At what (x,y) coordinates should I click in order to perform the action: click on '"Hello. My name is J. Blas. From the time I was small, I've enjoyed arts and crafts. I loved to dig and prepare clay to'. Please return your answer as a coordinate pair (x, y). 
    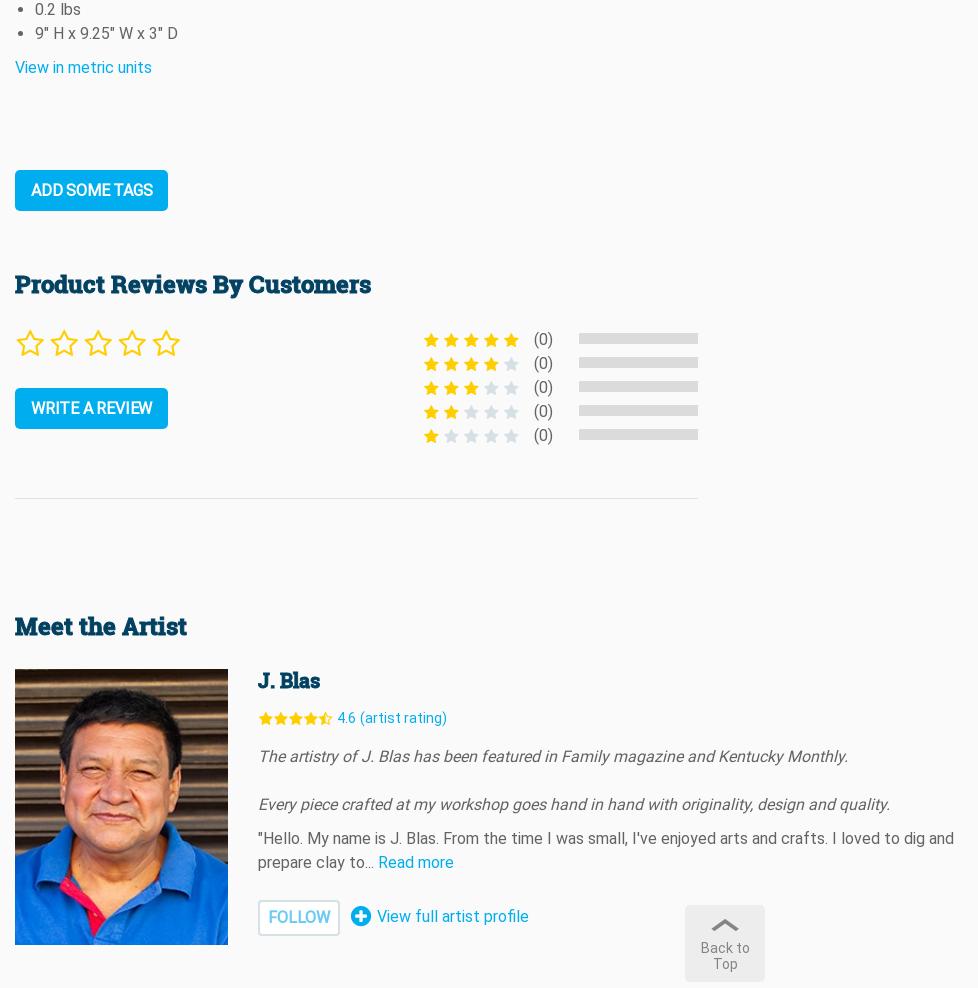
    Looking at the image, I should click on (604, 850).